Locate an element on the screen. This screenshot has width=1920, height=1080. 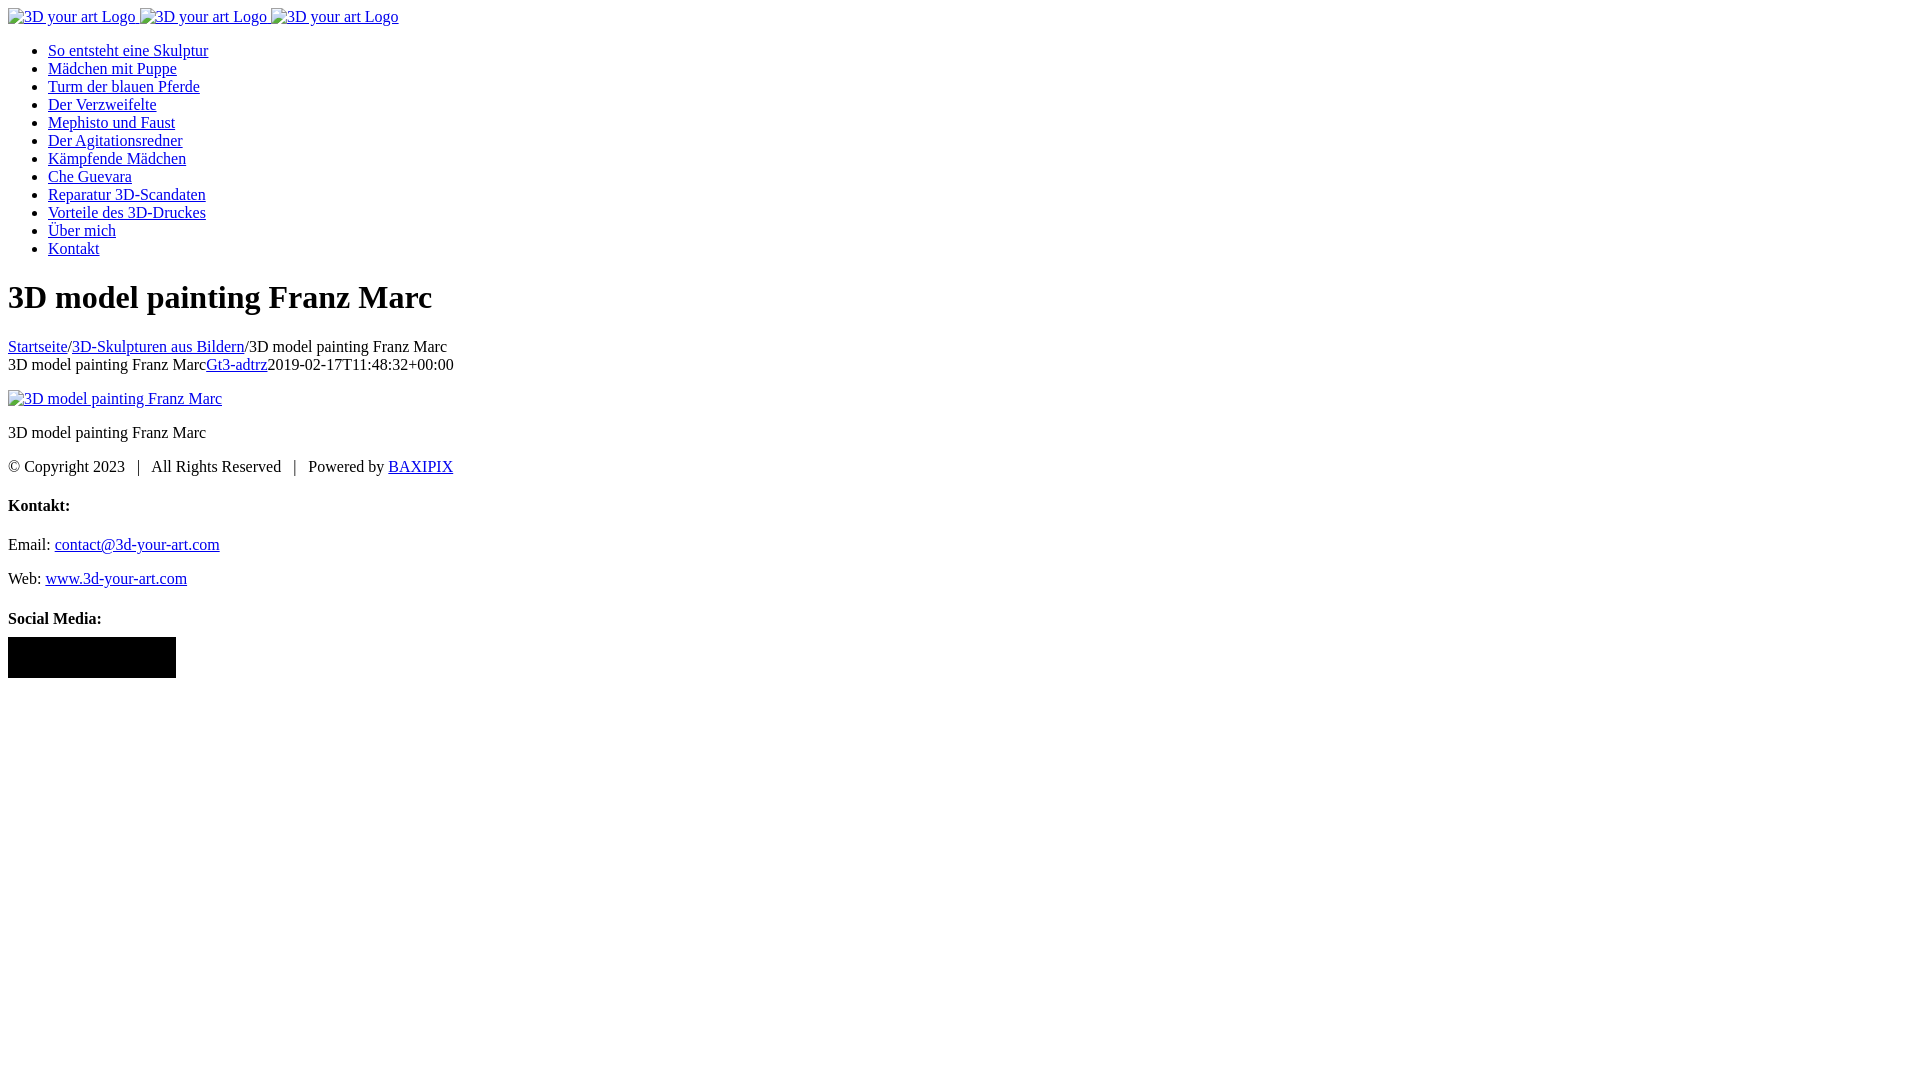
'Mephisto und Faust' is located at coordinates (110, 122).